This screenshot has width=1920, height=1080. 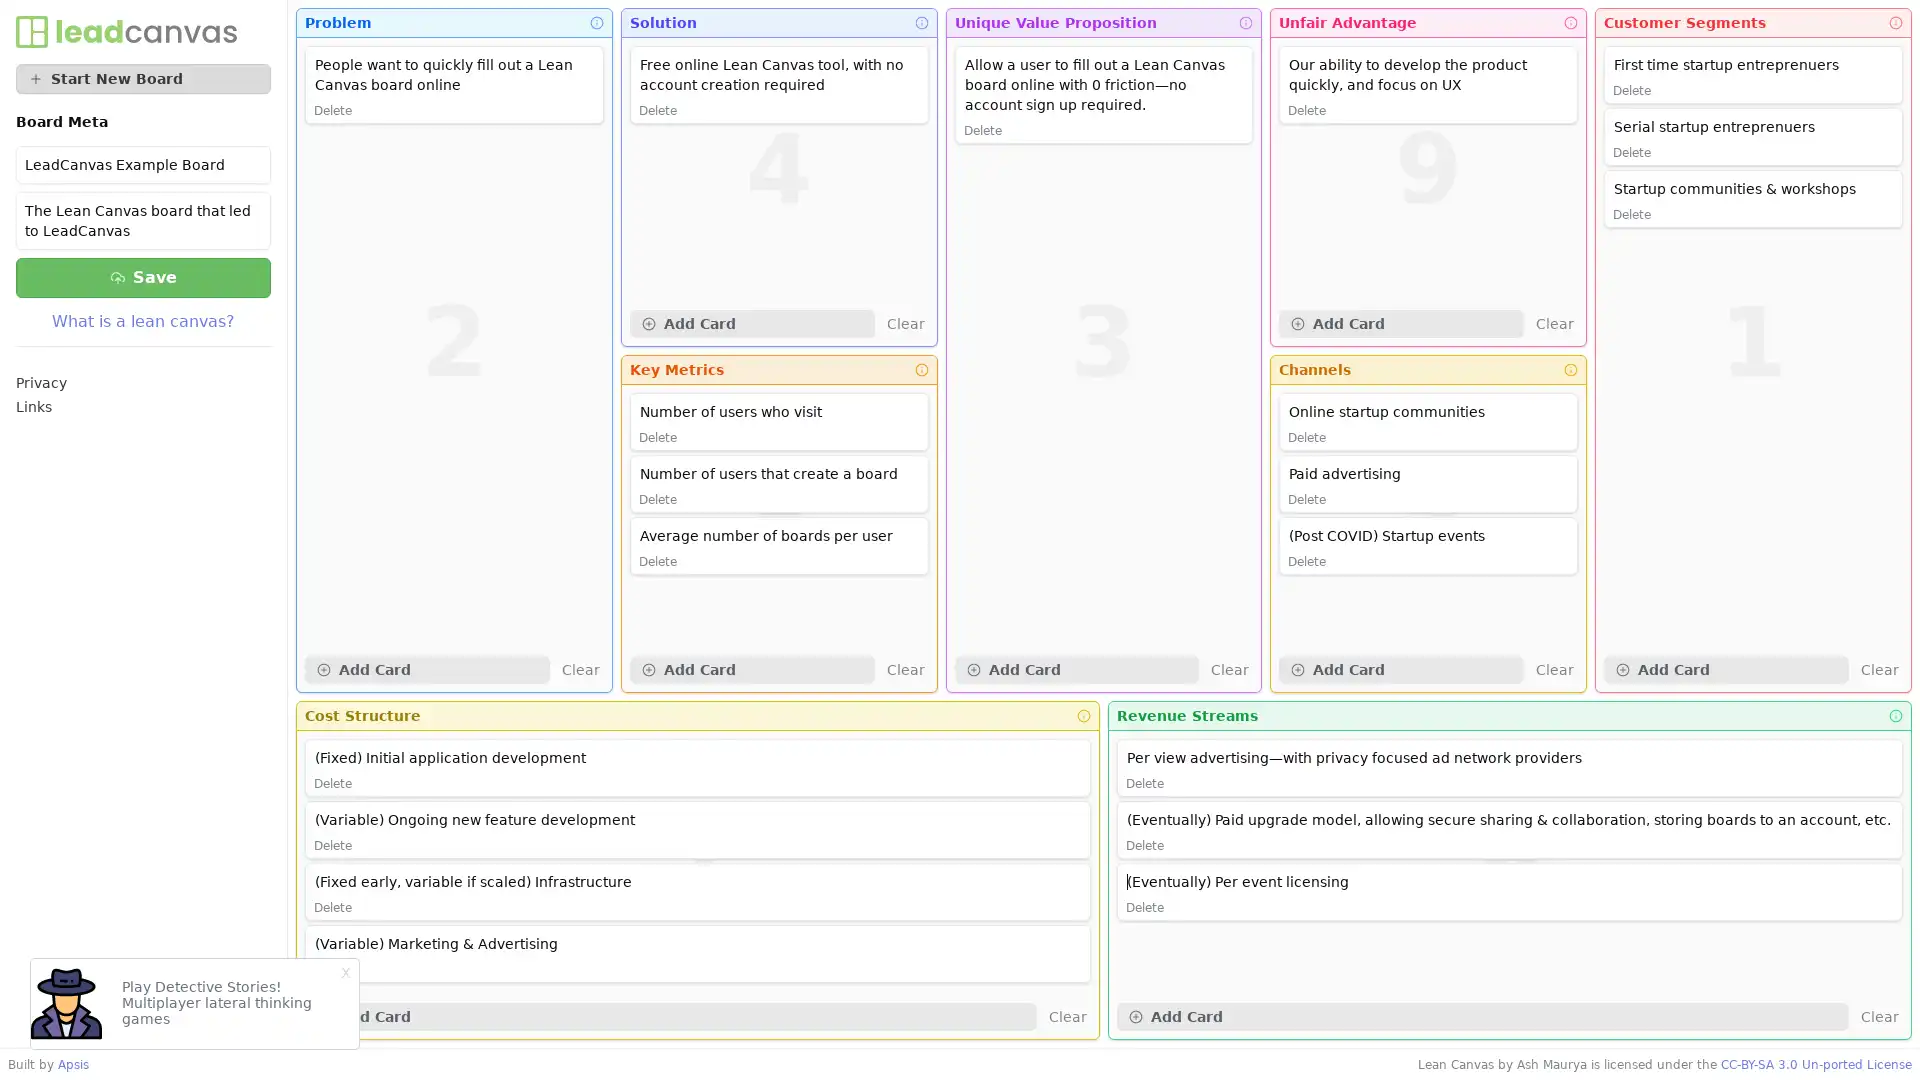 What do you see at coordinates (1075, 670) in the screenshot?
I see `Add Card` at bounding box center [1075, 670].